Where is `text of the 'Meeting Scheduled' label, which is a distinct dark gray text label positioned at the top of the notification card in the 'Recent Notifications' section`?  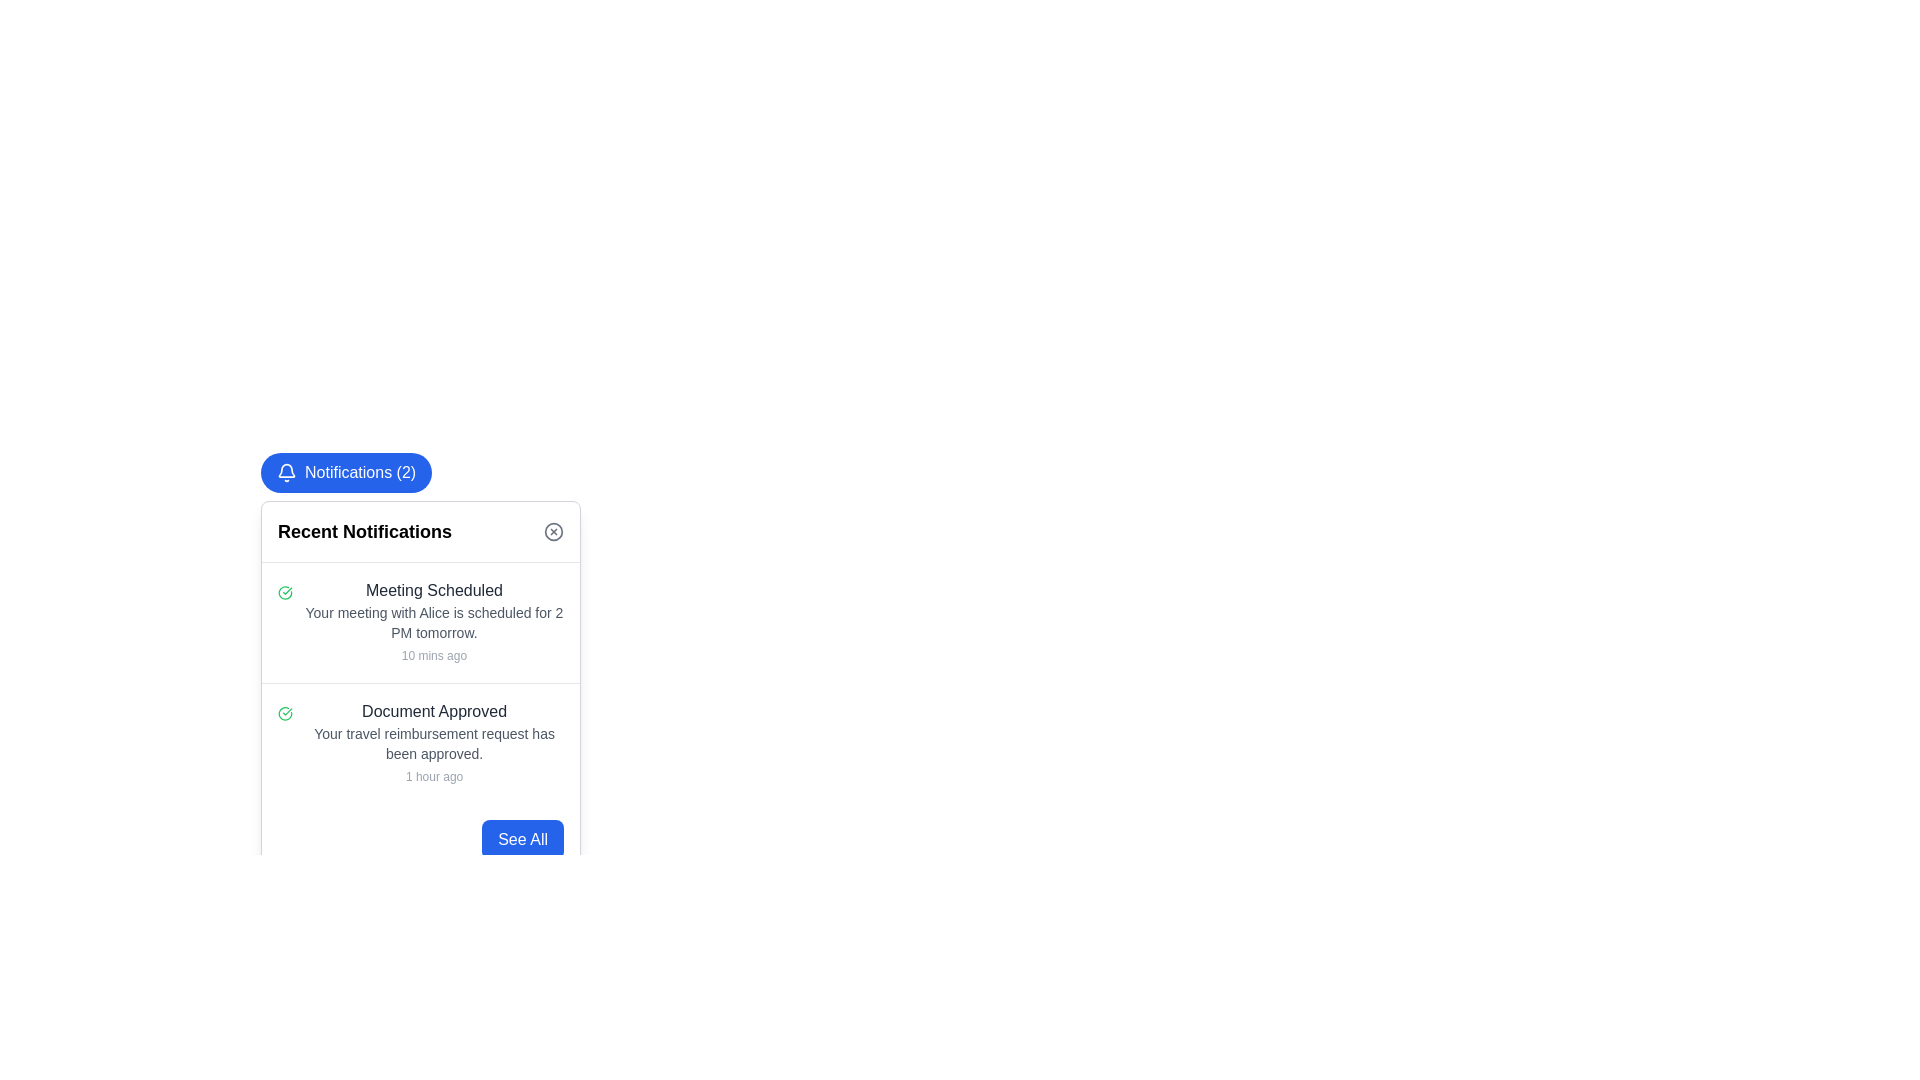 text of the 'Meeting Scheduled' label, which is a distinct dark gray text label positioned at the top of the notification card in the 'Recent Notifications' section is located at coordinates (433, 589).